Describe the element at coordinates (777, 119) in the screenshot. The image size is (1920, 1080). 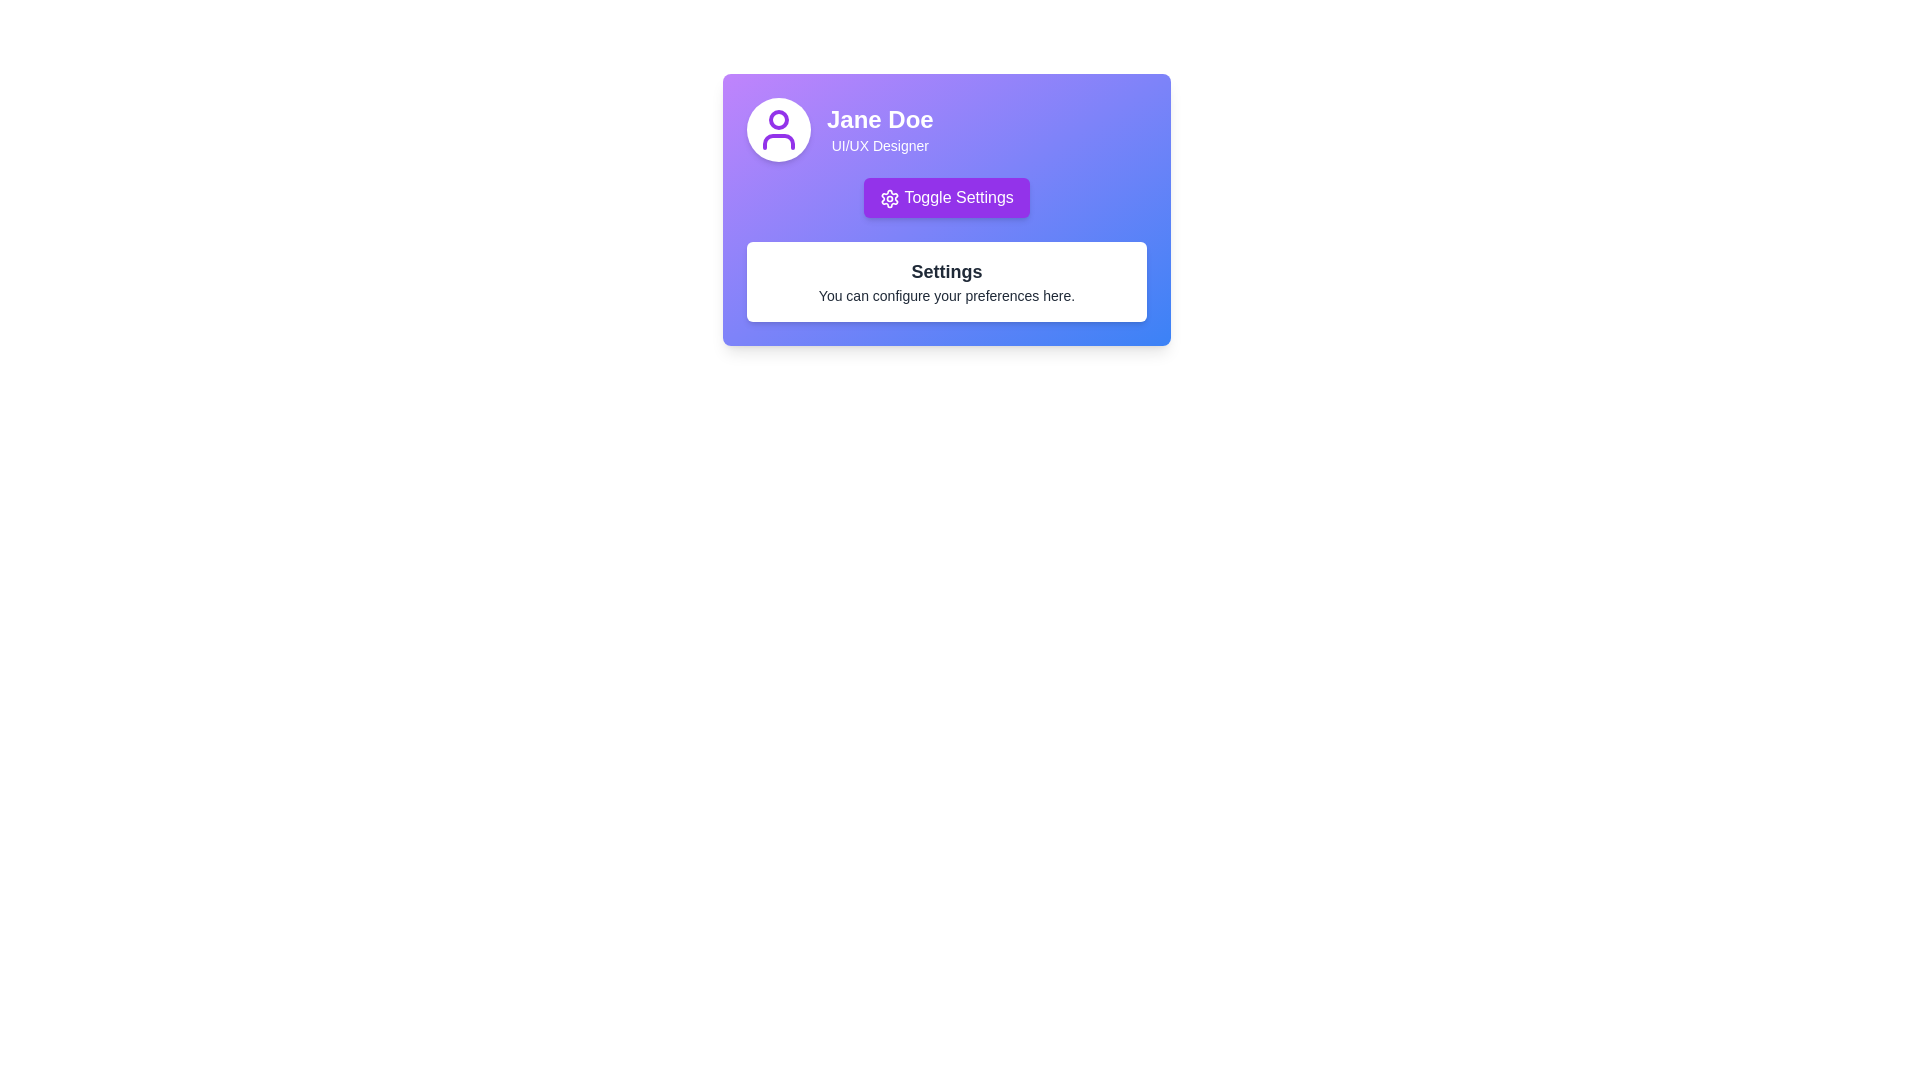
I see `the SVG Circle that represents the avatar or profile picture area on the user card, located at the top-left of the user card` at that location.